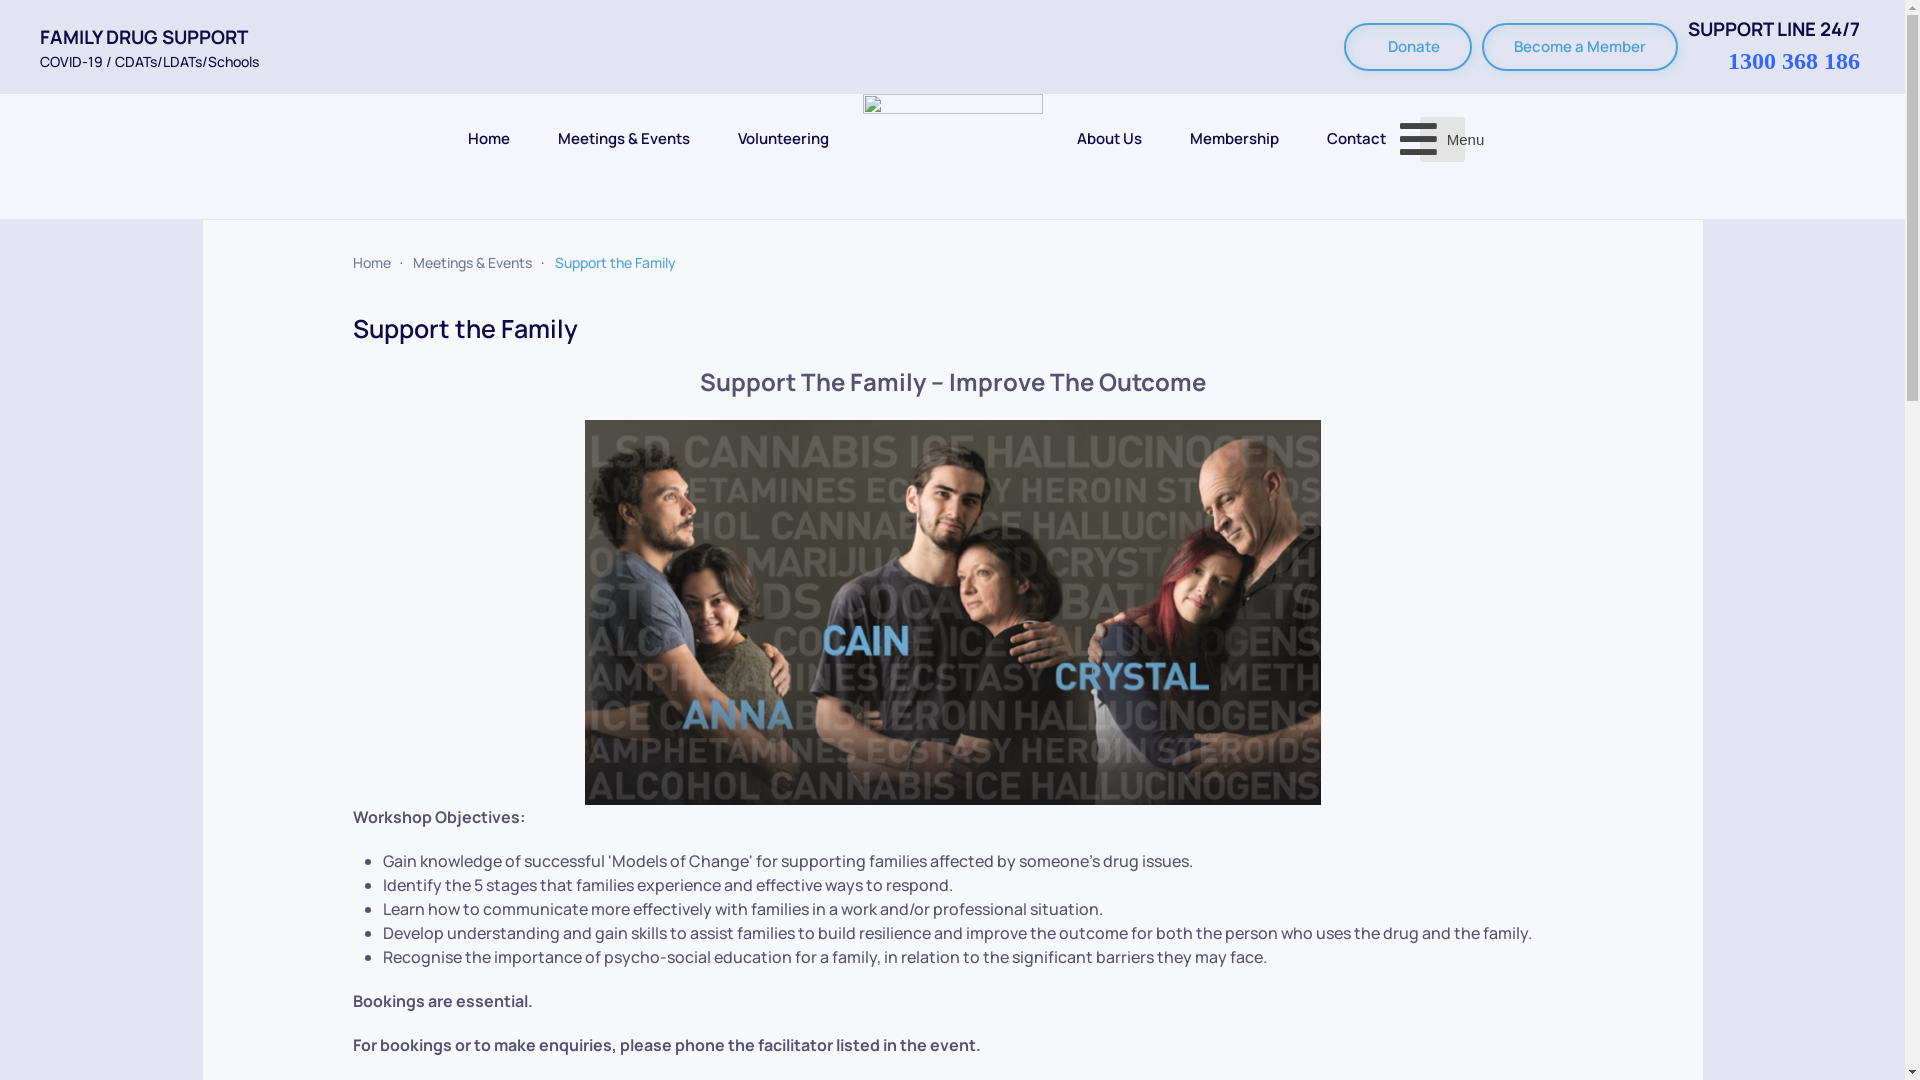 The image size is (1920, 1080). Describe the element at coordinates (782, 137) in the screenshot. I see `'Volunteering'` at that location.